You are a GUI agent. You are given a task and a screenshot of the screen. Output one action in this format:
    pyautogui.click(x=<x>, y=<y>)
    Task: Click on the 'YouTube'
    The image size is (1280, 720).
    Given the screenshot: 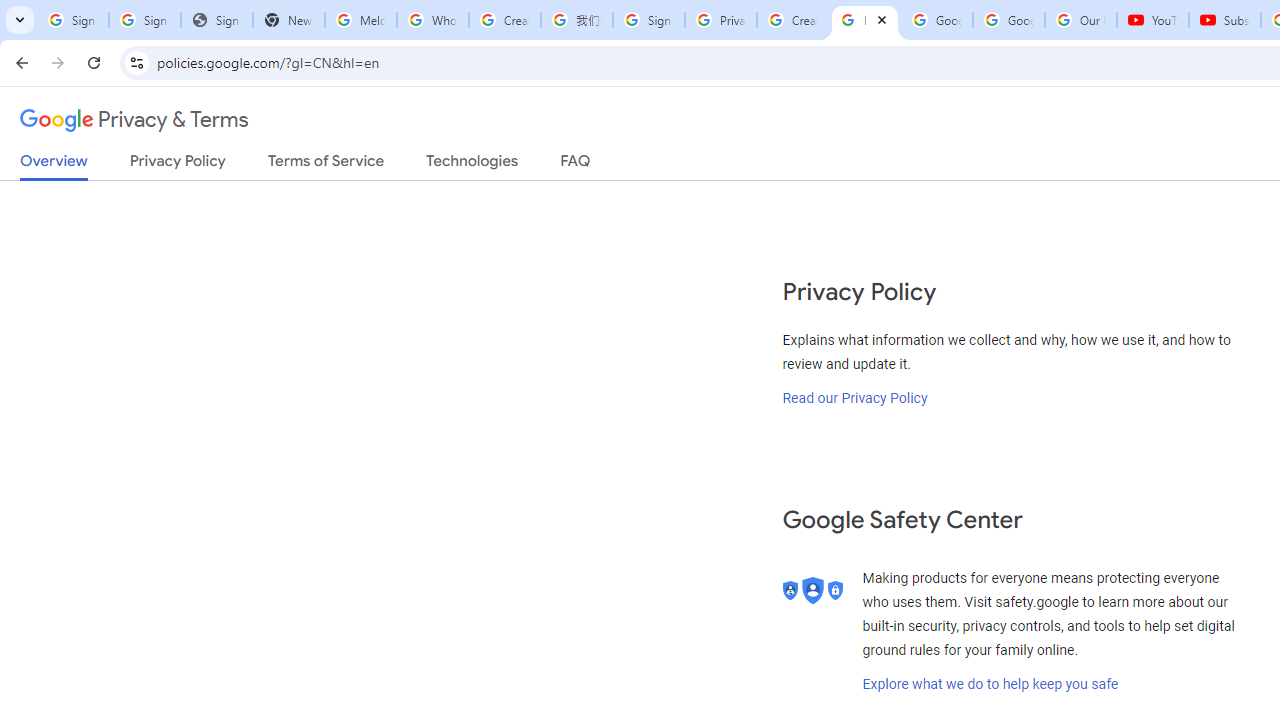 What is the action you would take?
    pyautogui.click(x=1153, y=20)
    